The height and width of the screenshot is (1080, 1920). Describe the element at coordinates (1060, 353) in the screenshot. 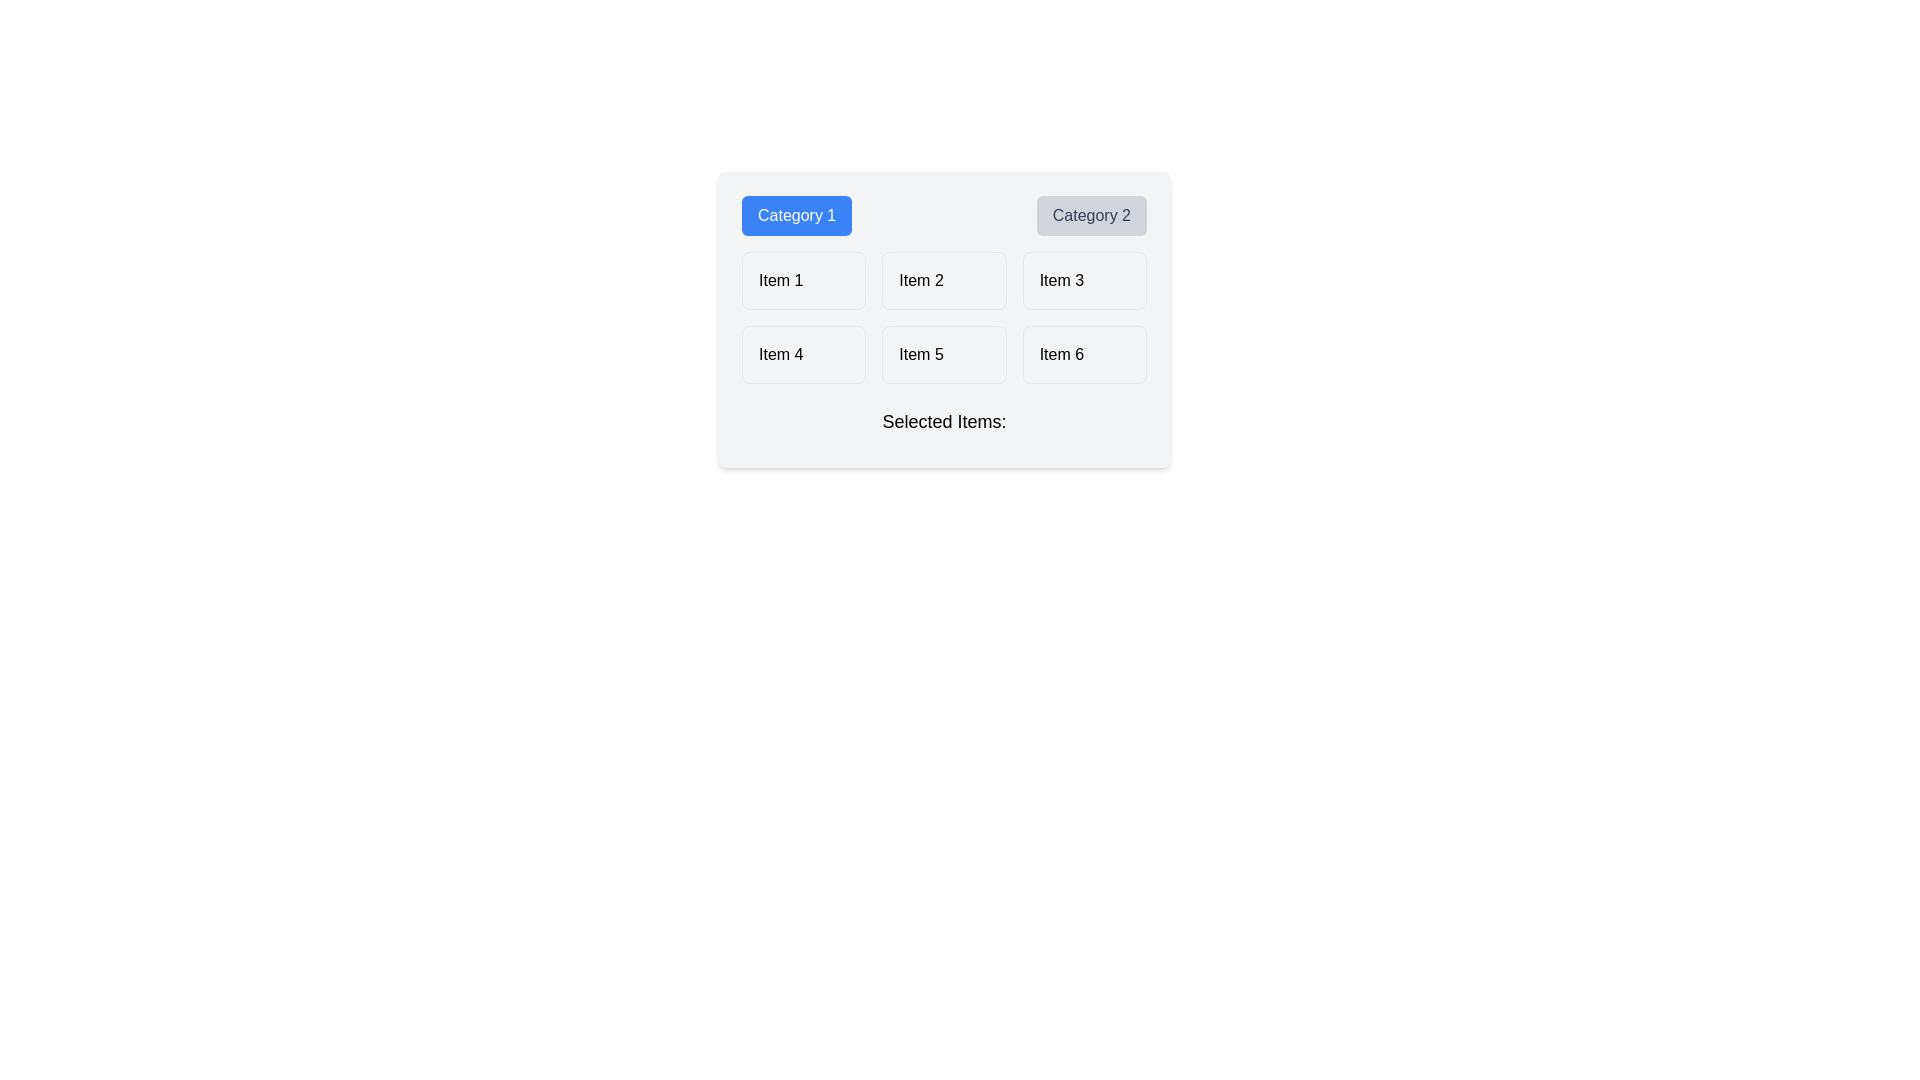

I see `the text label displaying 'Item 6' in the bottom-right corner of the 'Category 2' section within the grid layout` at that location.